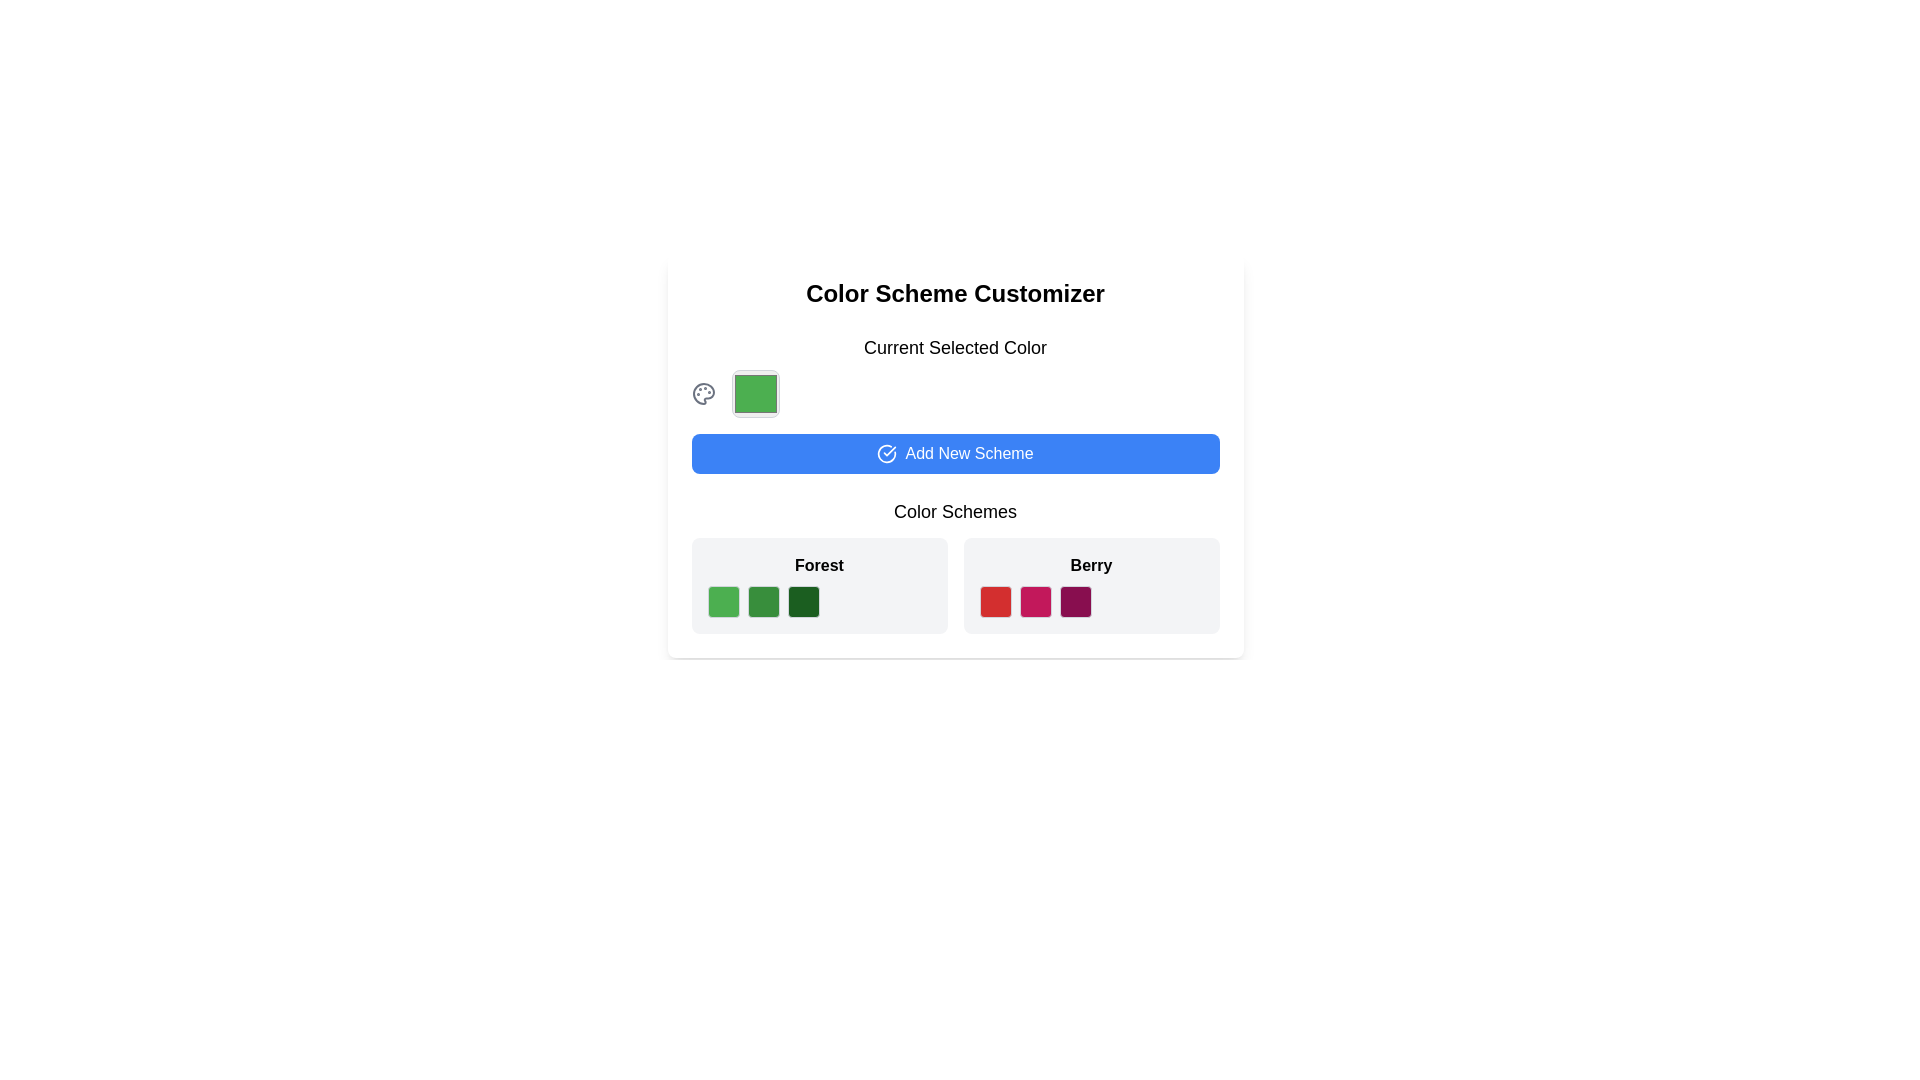  What do you see at coordinates (954, 346) in the screenshot?
I see `the text label that indicates the meaning of the currently selected color in the Color Scheme Customizer interface` at bounding box center [954, 346].